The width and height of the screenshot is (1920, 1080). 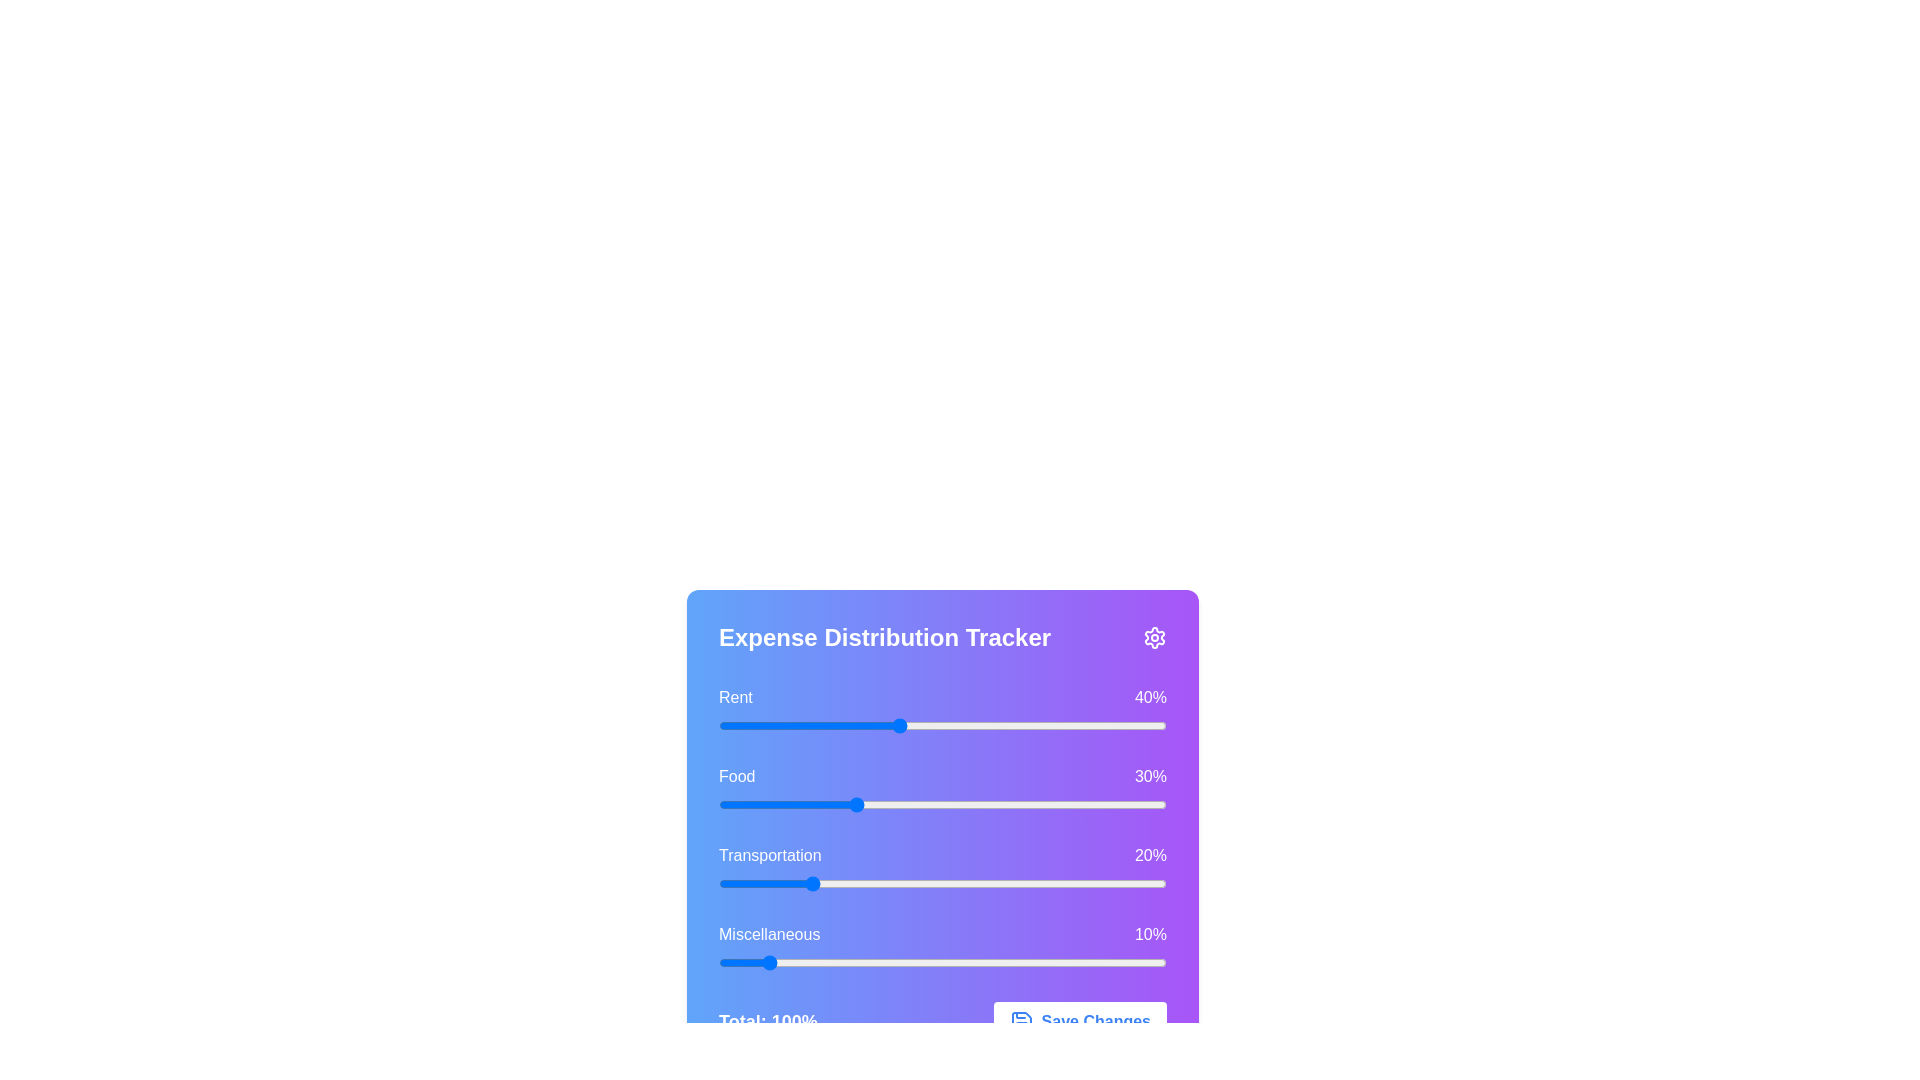 I want to click on the 'Food' allocation slider, so click(x=978, y=804).